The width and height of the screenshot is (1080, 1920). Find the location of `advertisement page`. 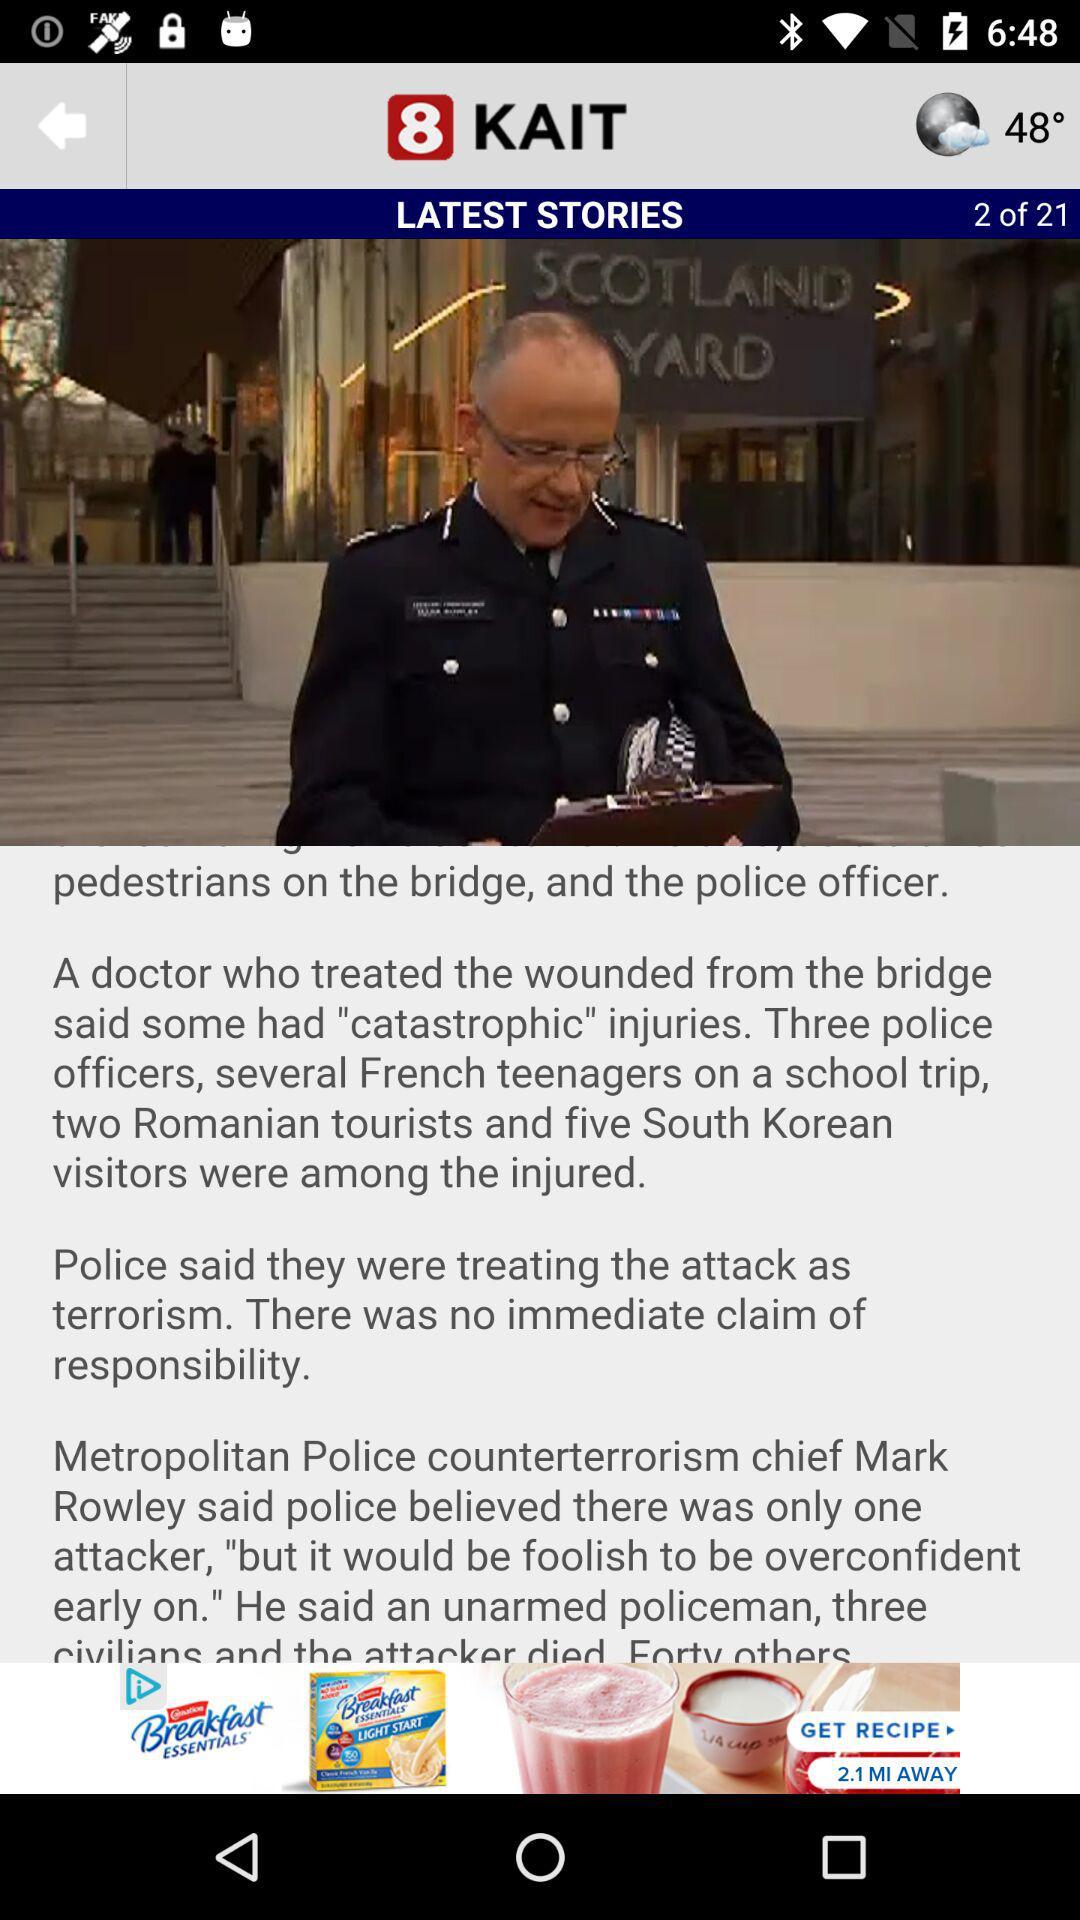

advertisement page is located at coordinates (540, 1727).